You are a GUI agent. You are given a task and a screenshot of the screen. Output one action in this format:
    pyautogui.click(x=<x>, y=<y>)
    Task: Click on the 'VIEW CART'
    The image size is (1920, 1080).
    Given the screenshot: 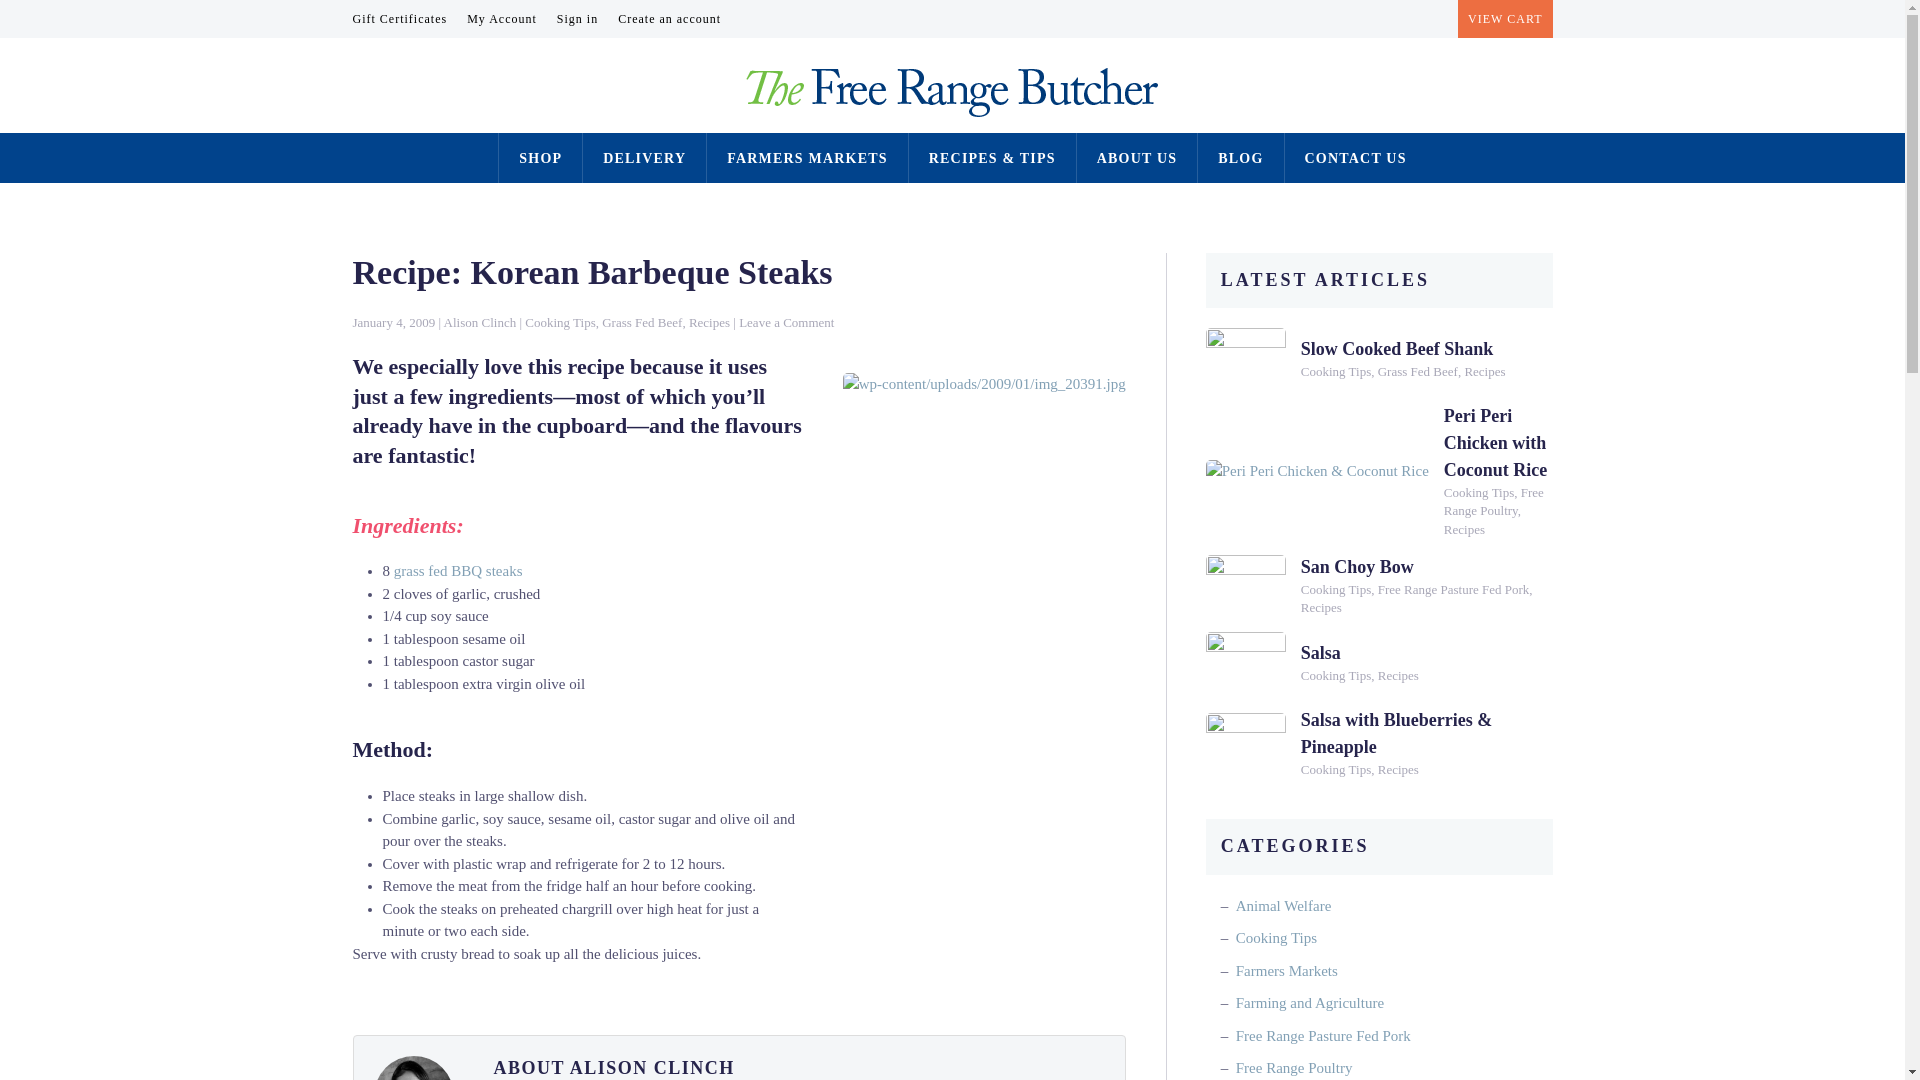 What is the action you would take?
    pyautogui.click(x=1505, y=19)
    